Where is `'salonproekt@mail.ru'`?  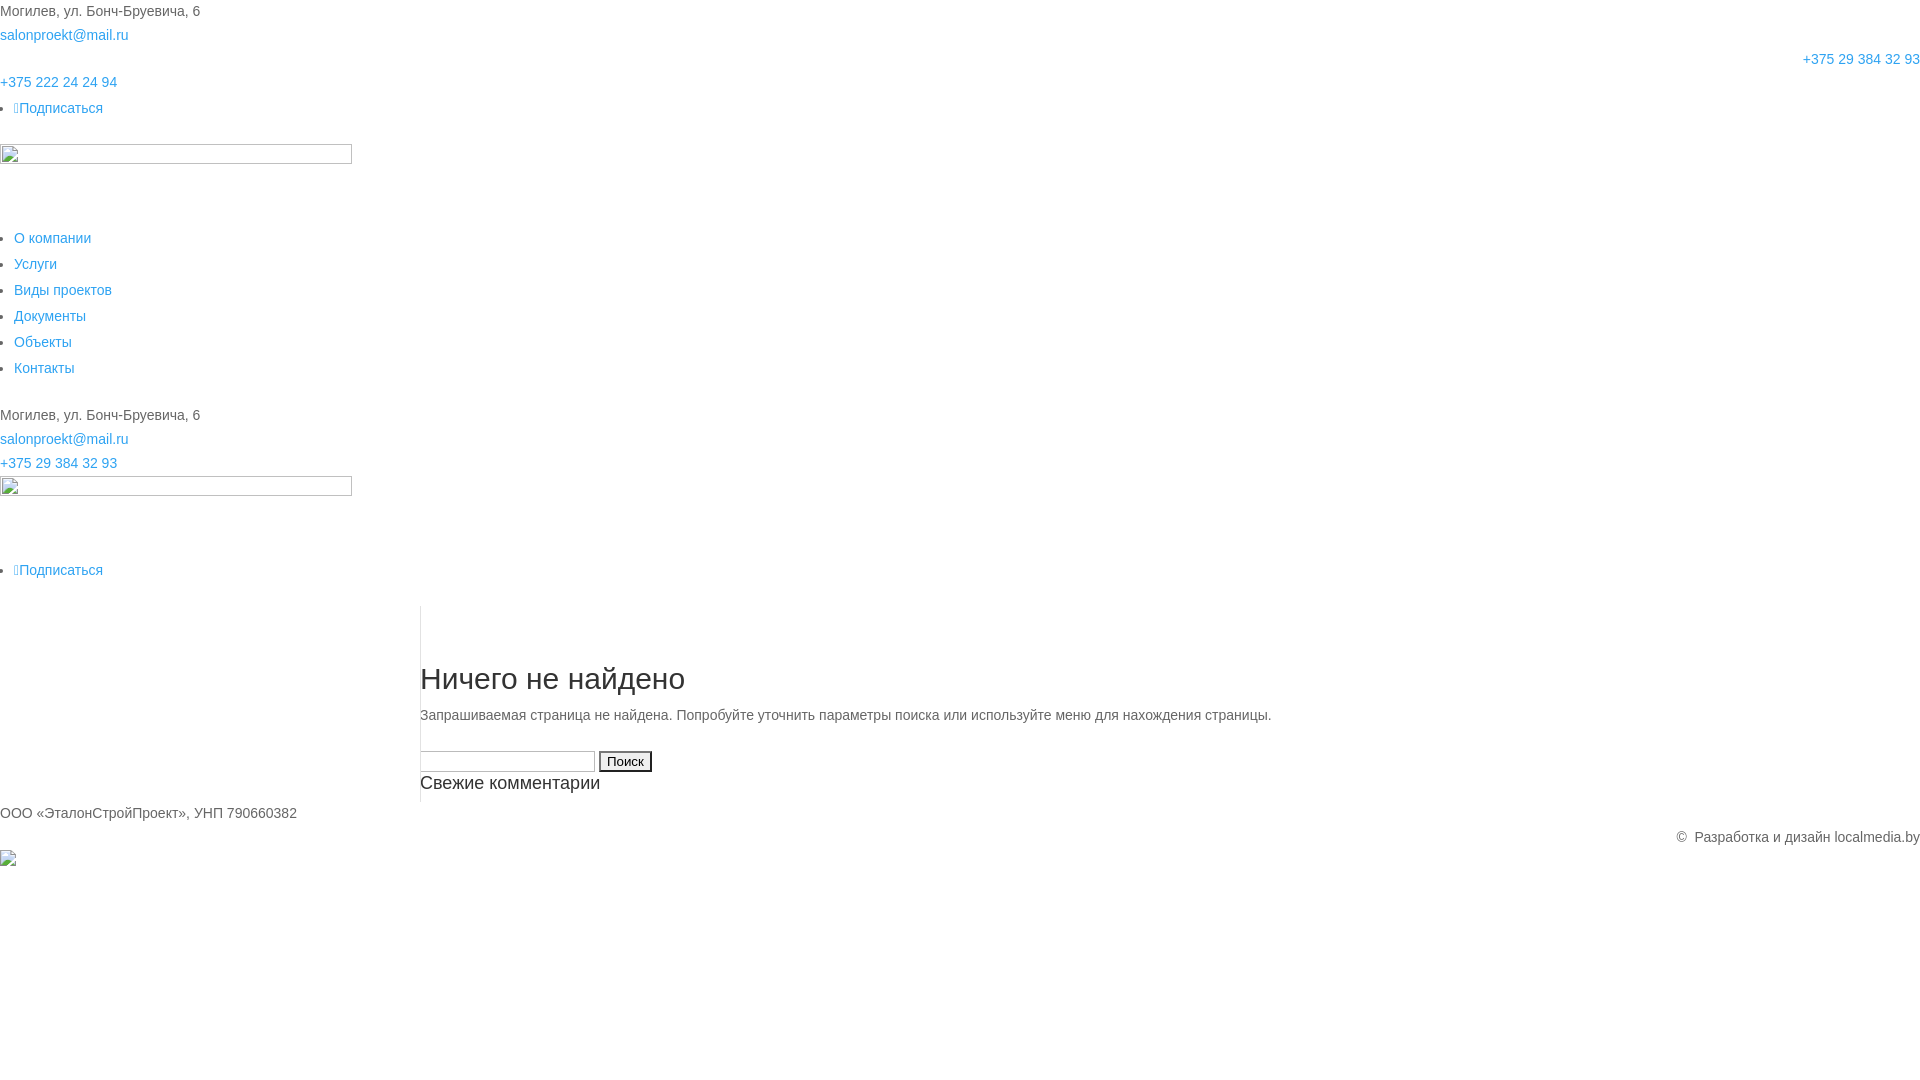 'salonproekt@mail.ru' is located at coordinates (64, 438).